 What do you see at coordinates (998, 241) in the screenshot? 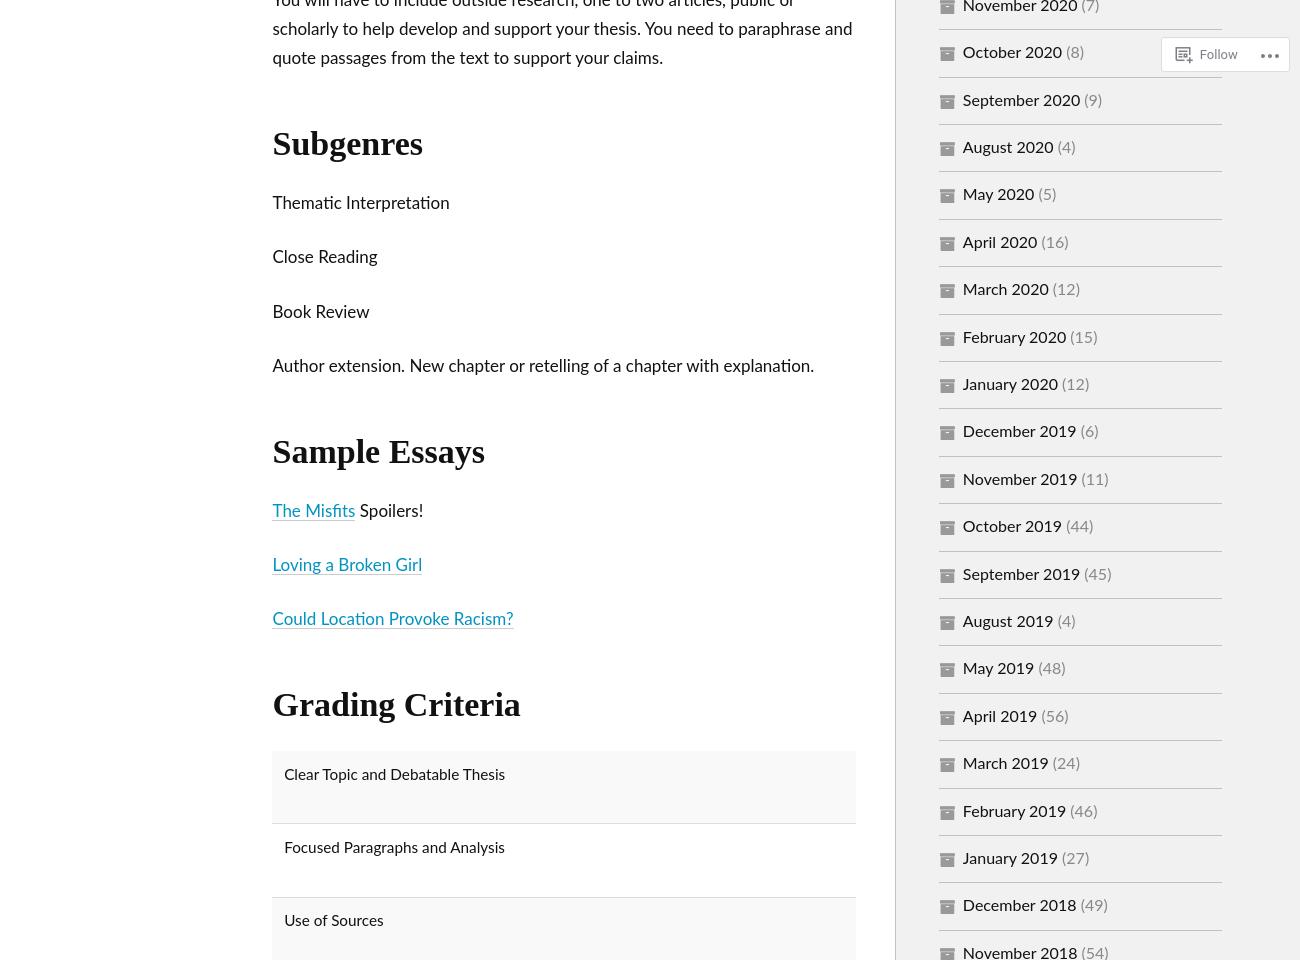
I see `'April 2020'` at bounding box center [998, 241].